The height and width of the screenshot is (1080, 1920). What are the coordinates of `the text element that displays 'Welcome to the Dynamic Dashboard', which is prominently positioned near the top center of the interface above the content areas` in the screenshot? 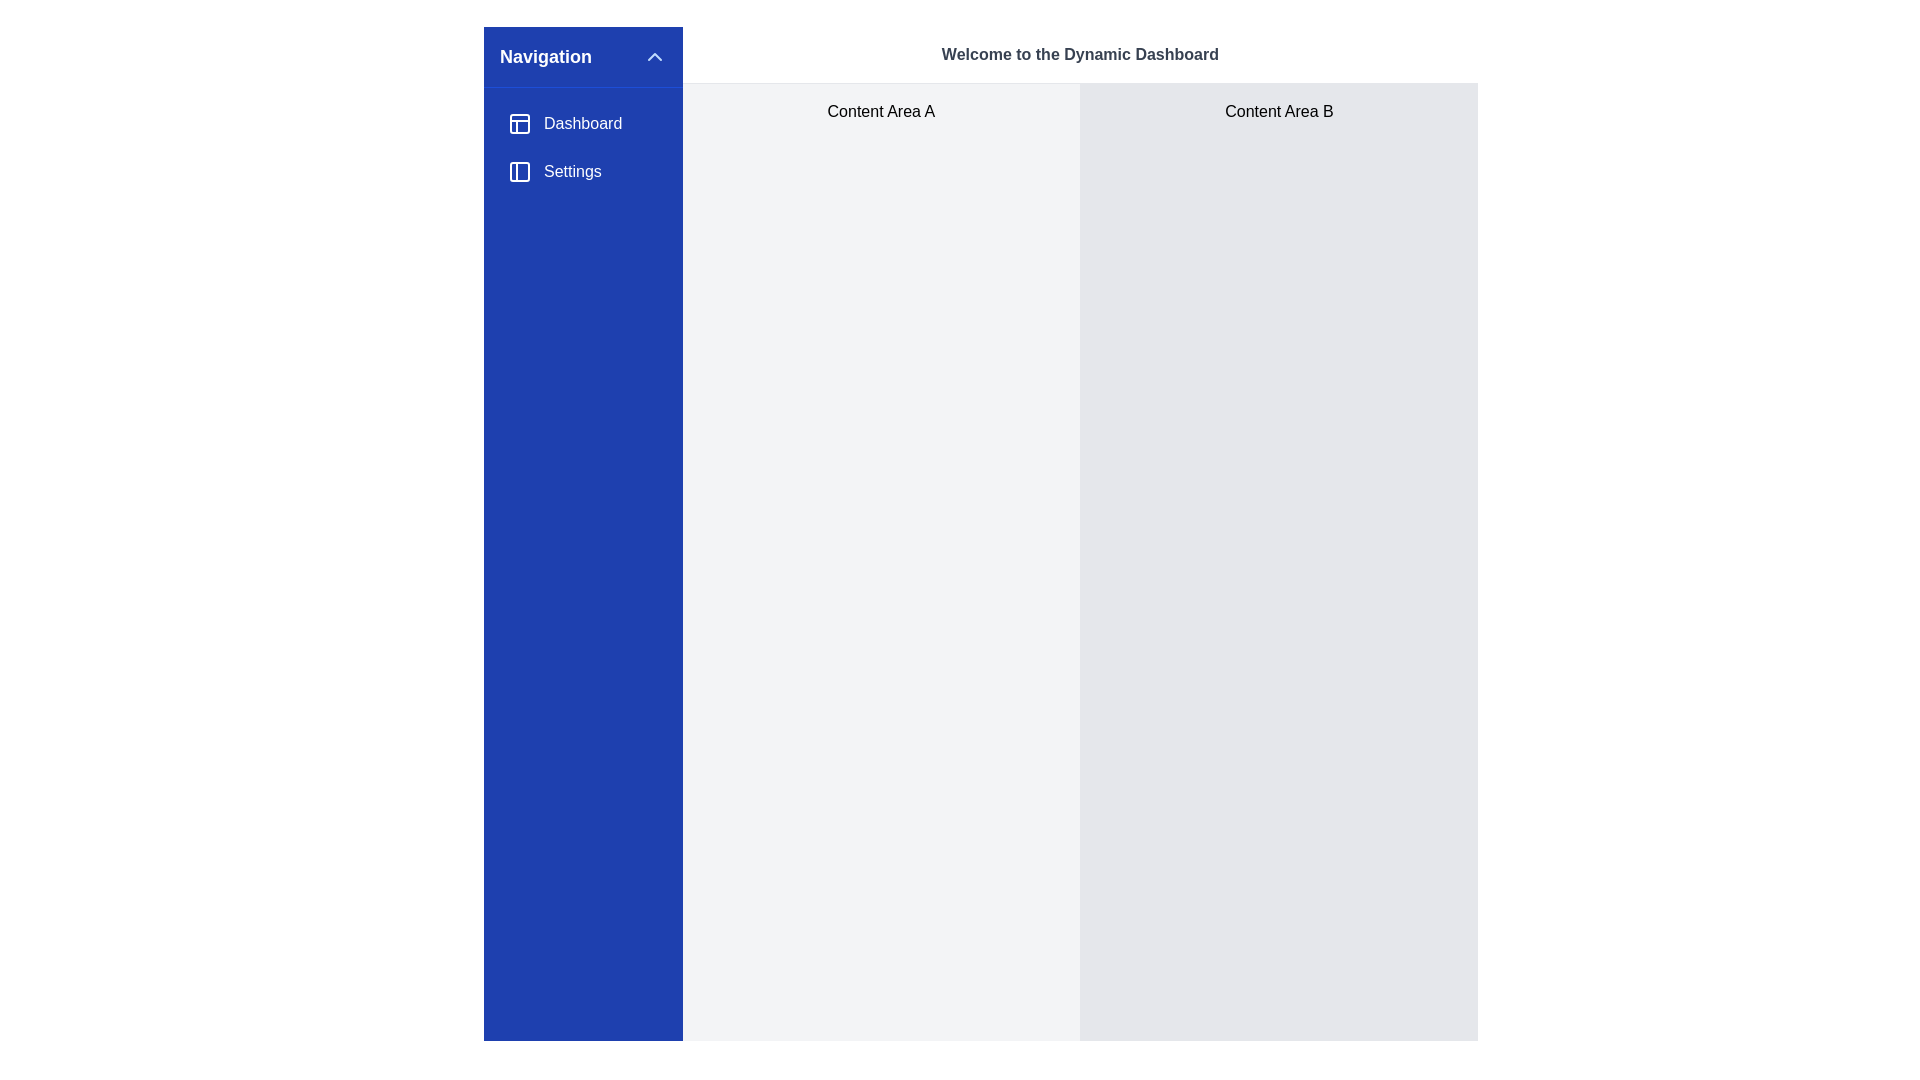 It's located at (1079, 53).